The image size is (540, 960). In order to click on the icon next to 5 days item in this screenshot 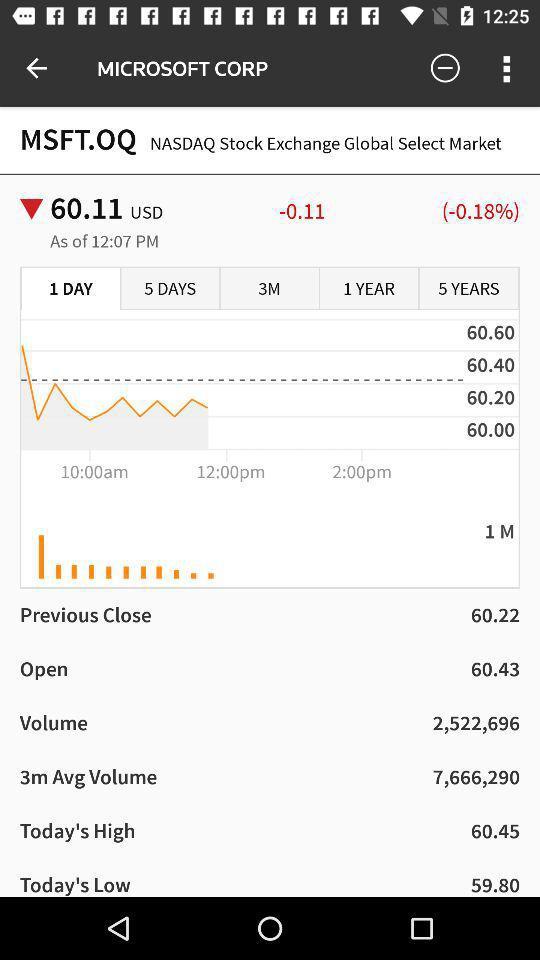, I will do `click(70, 288)`.